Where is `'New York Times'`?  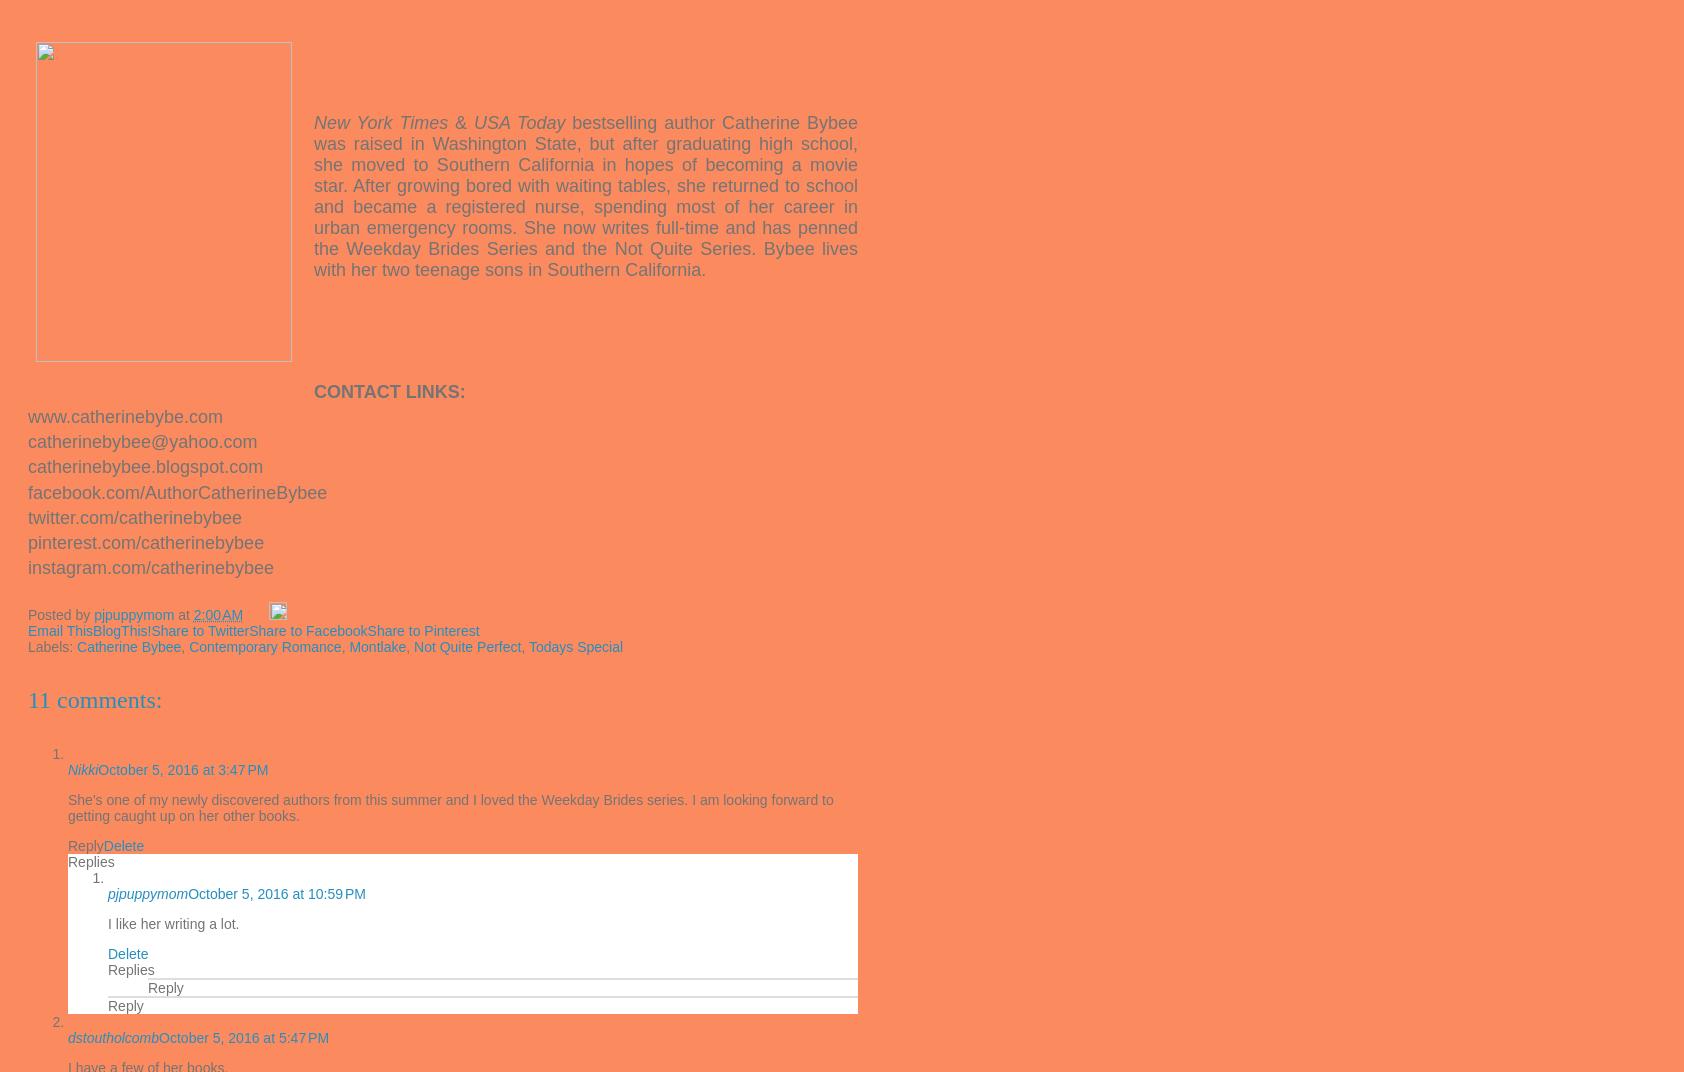
'New York Times' is located at coordinates (314, 122).